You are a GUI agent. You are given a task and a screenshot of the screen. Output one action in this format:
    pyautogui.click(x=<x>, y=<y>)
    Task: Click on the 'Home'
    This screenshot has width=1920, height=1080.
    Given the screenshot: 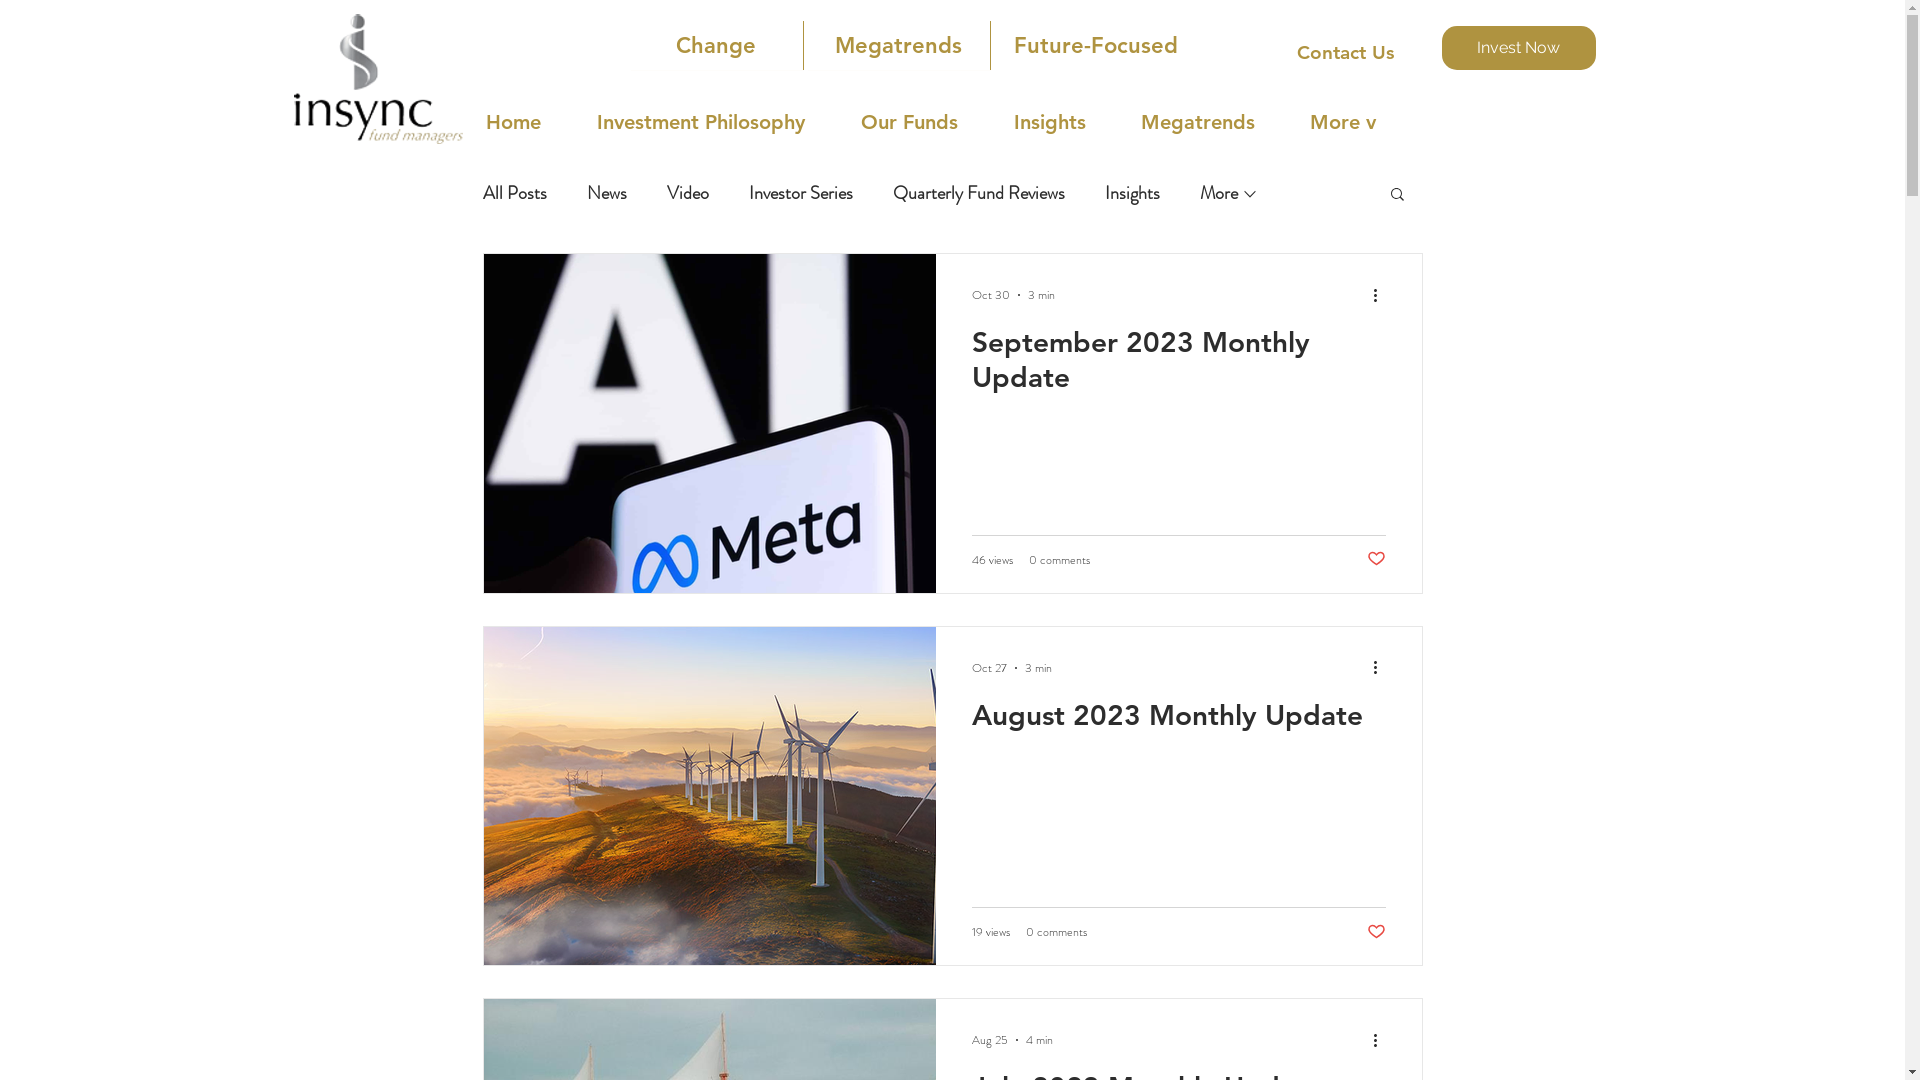 What is the action you would take?
    pyautogui.click(x=531, y=122)
    